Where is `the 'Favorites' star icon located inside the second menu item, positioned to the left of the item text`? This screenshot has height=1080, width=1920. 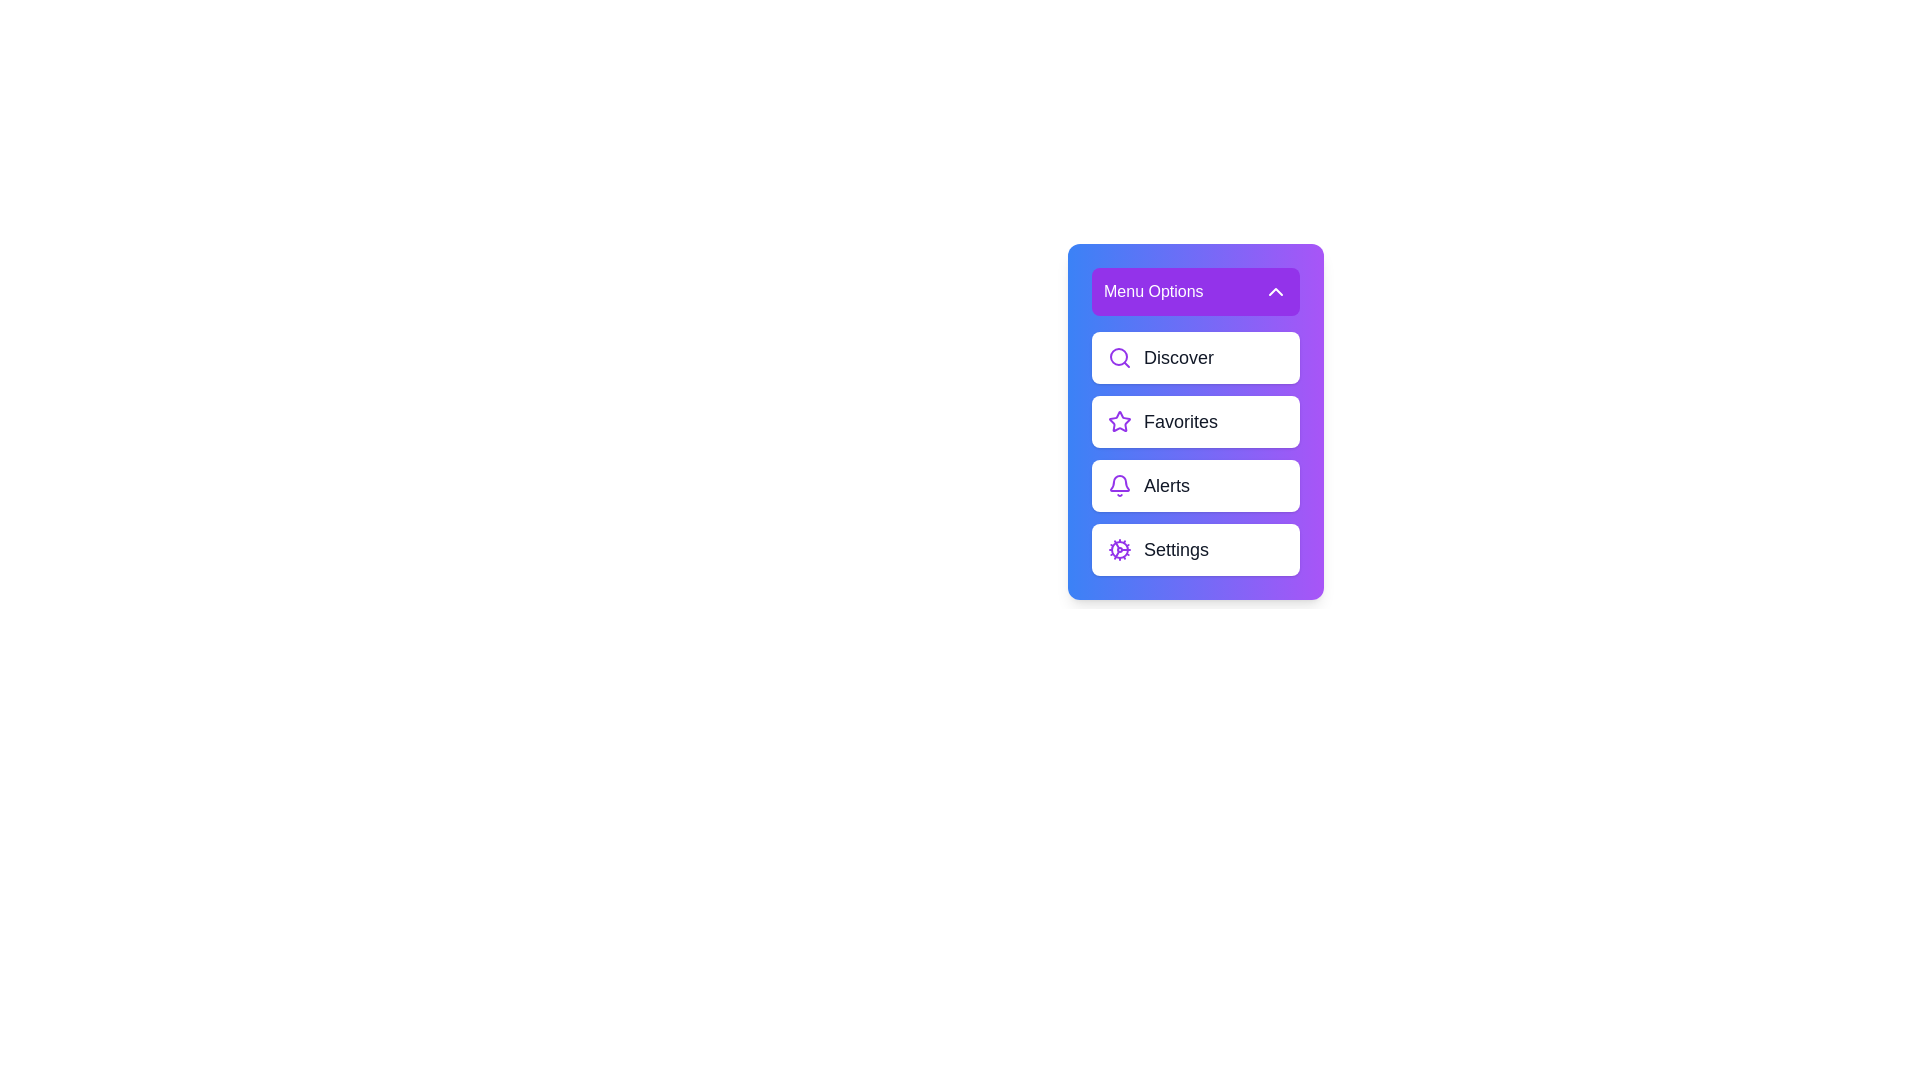 the 'Favorites' star icon located inside the second menu item, positioned to the left of the item text is located at coordinates (1118, 420).